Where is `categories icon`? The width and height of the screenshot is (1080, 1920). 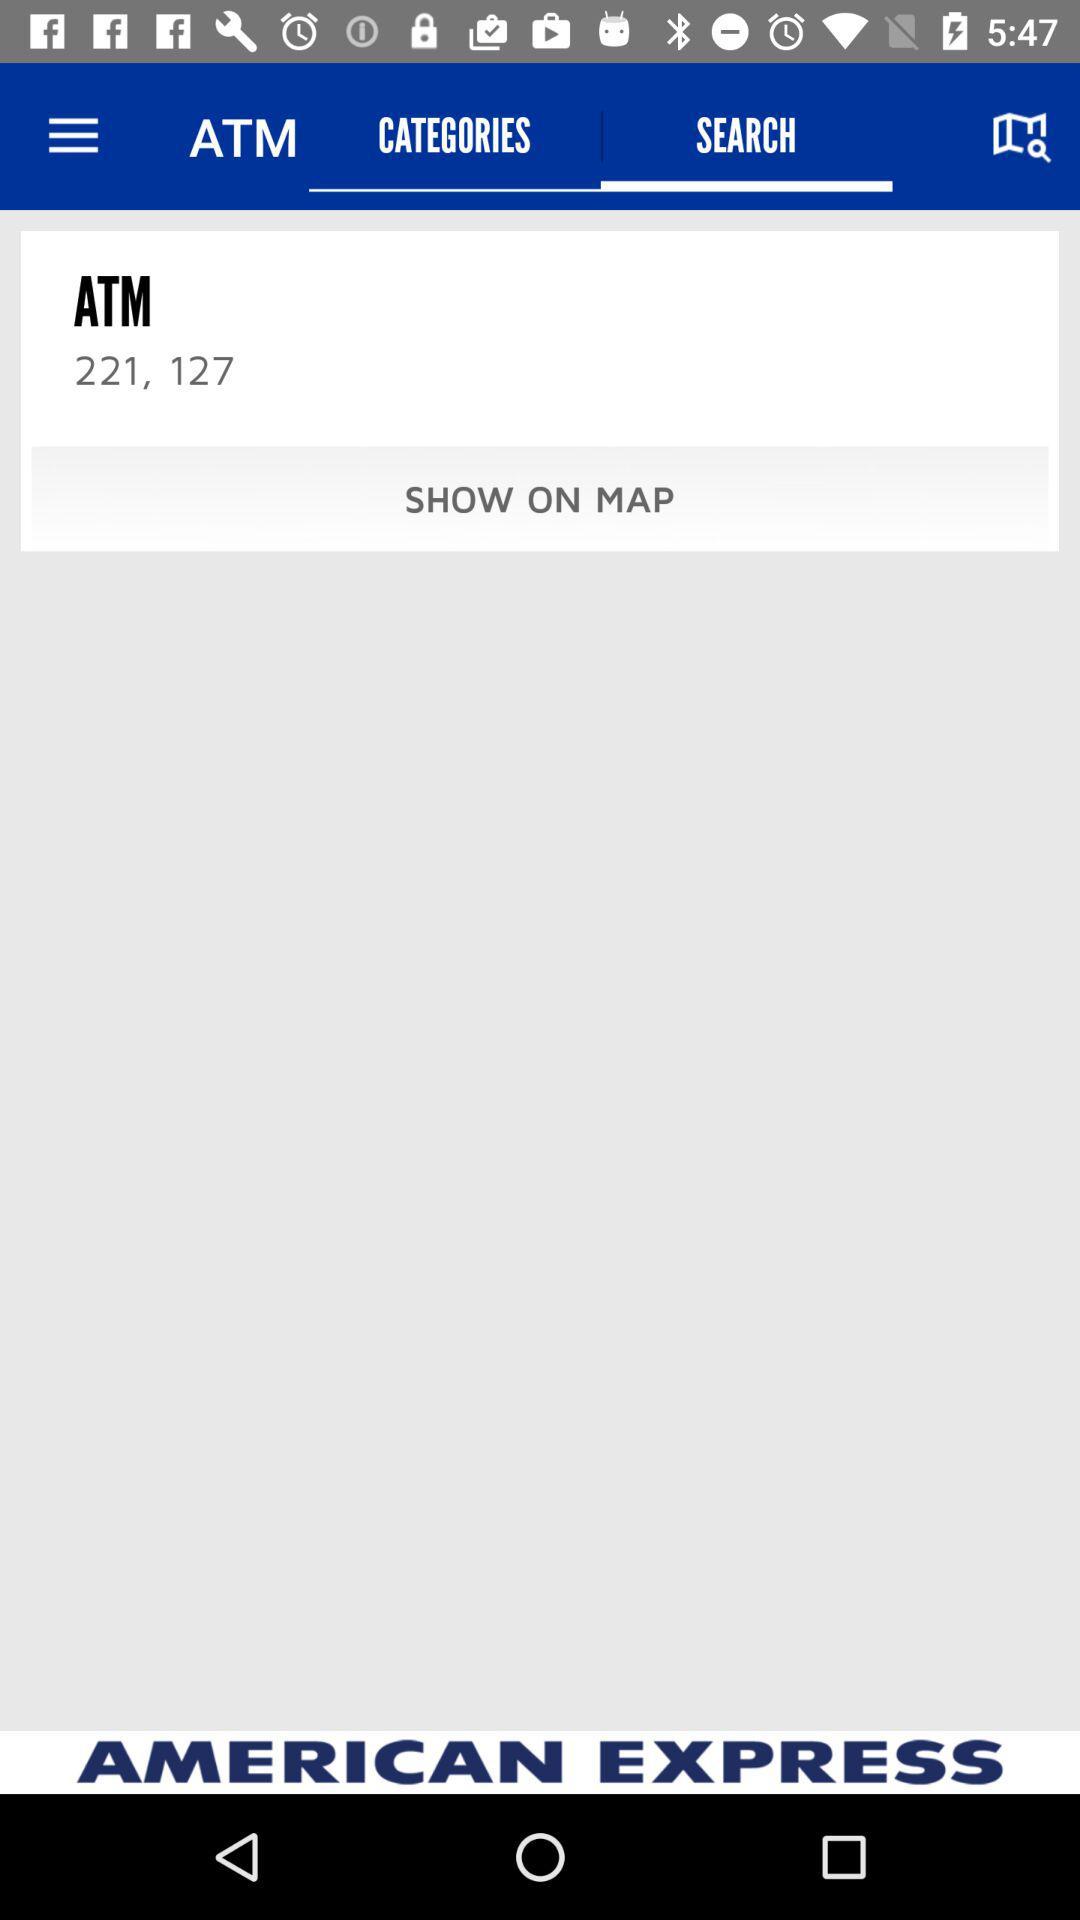 categories icon is located at coordinates (454, 135).